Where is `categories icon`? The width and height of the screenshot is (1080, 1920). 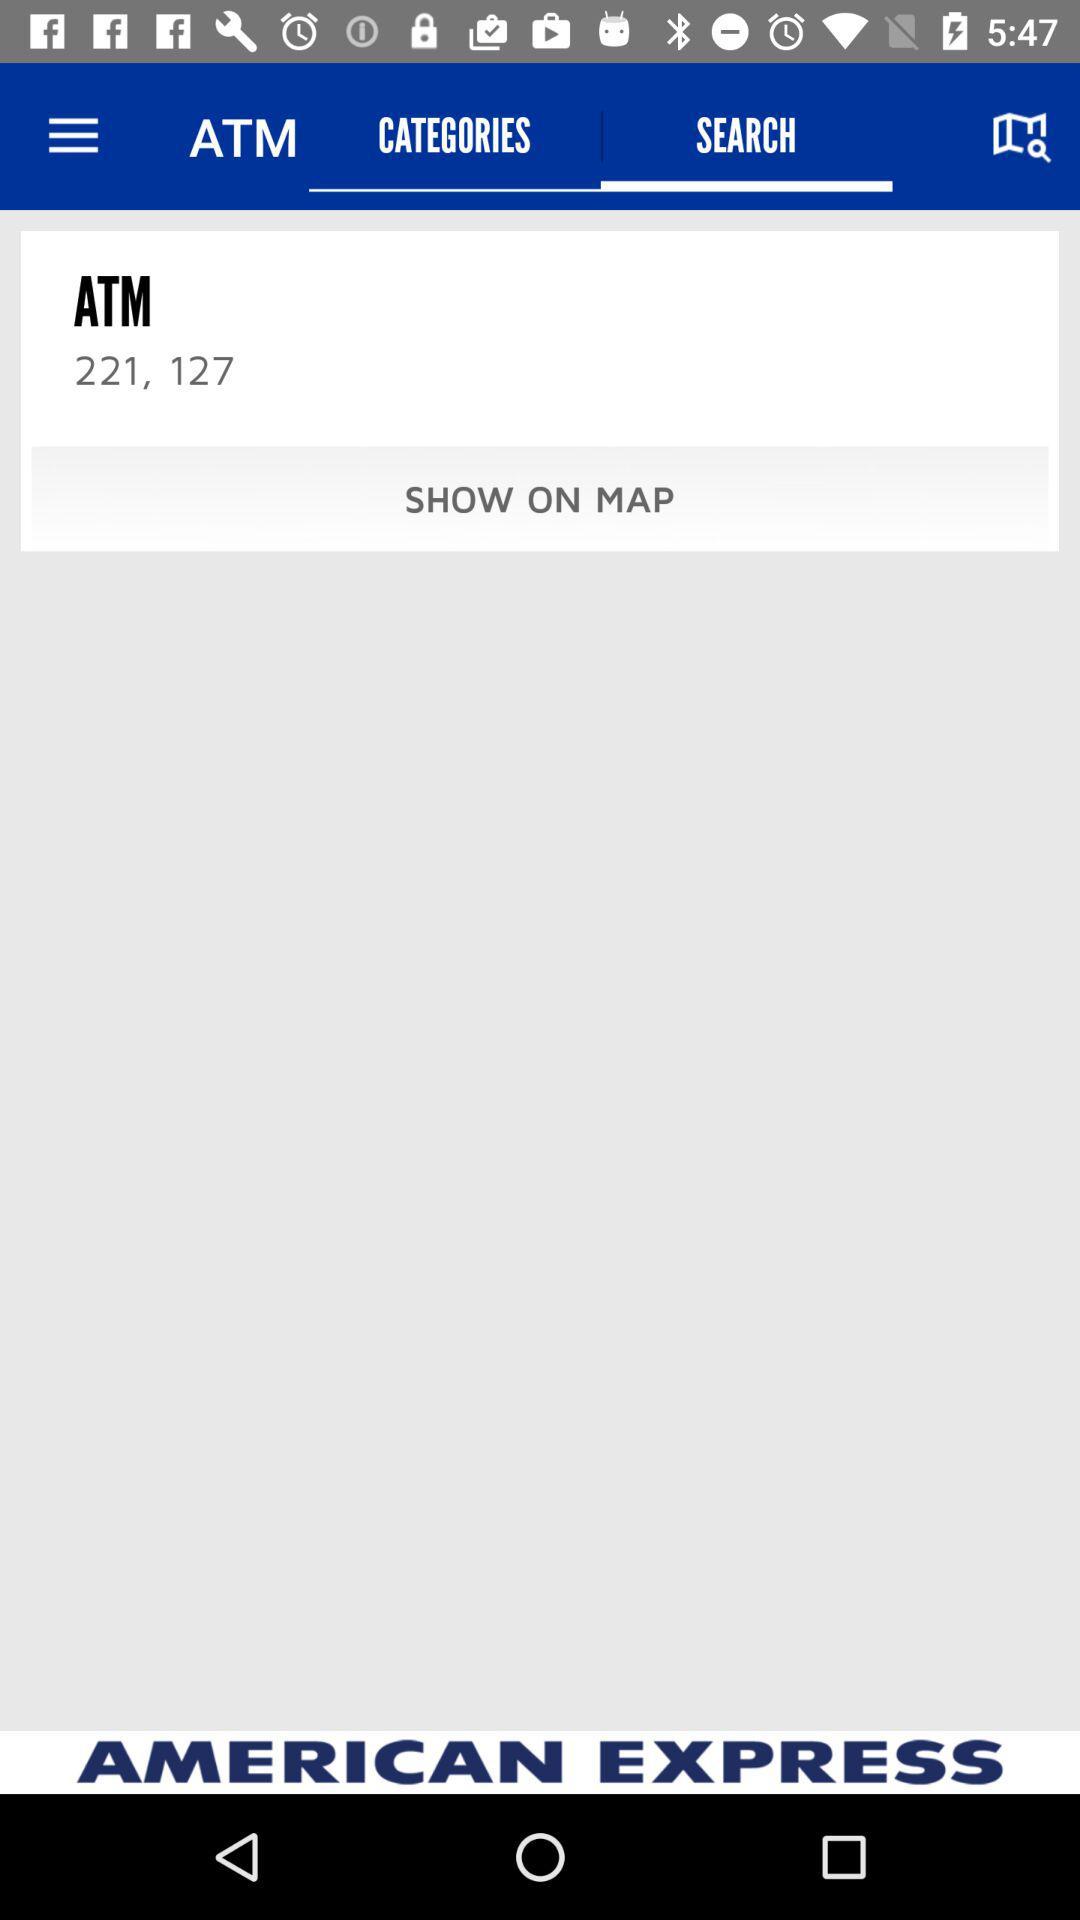 categories icon is located at coordinates (454, 135).